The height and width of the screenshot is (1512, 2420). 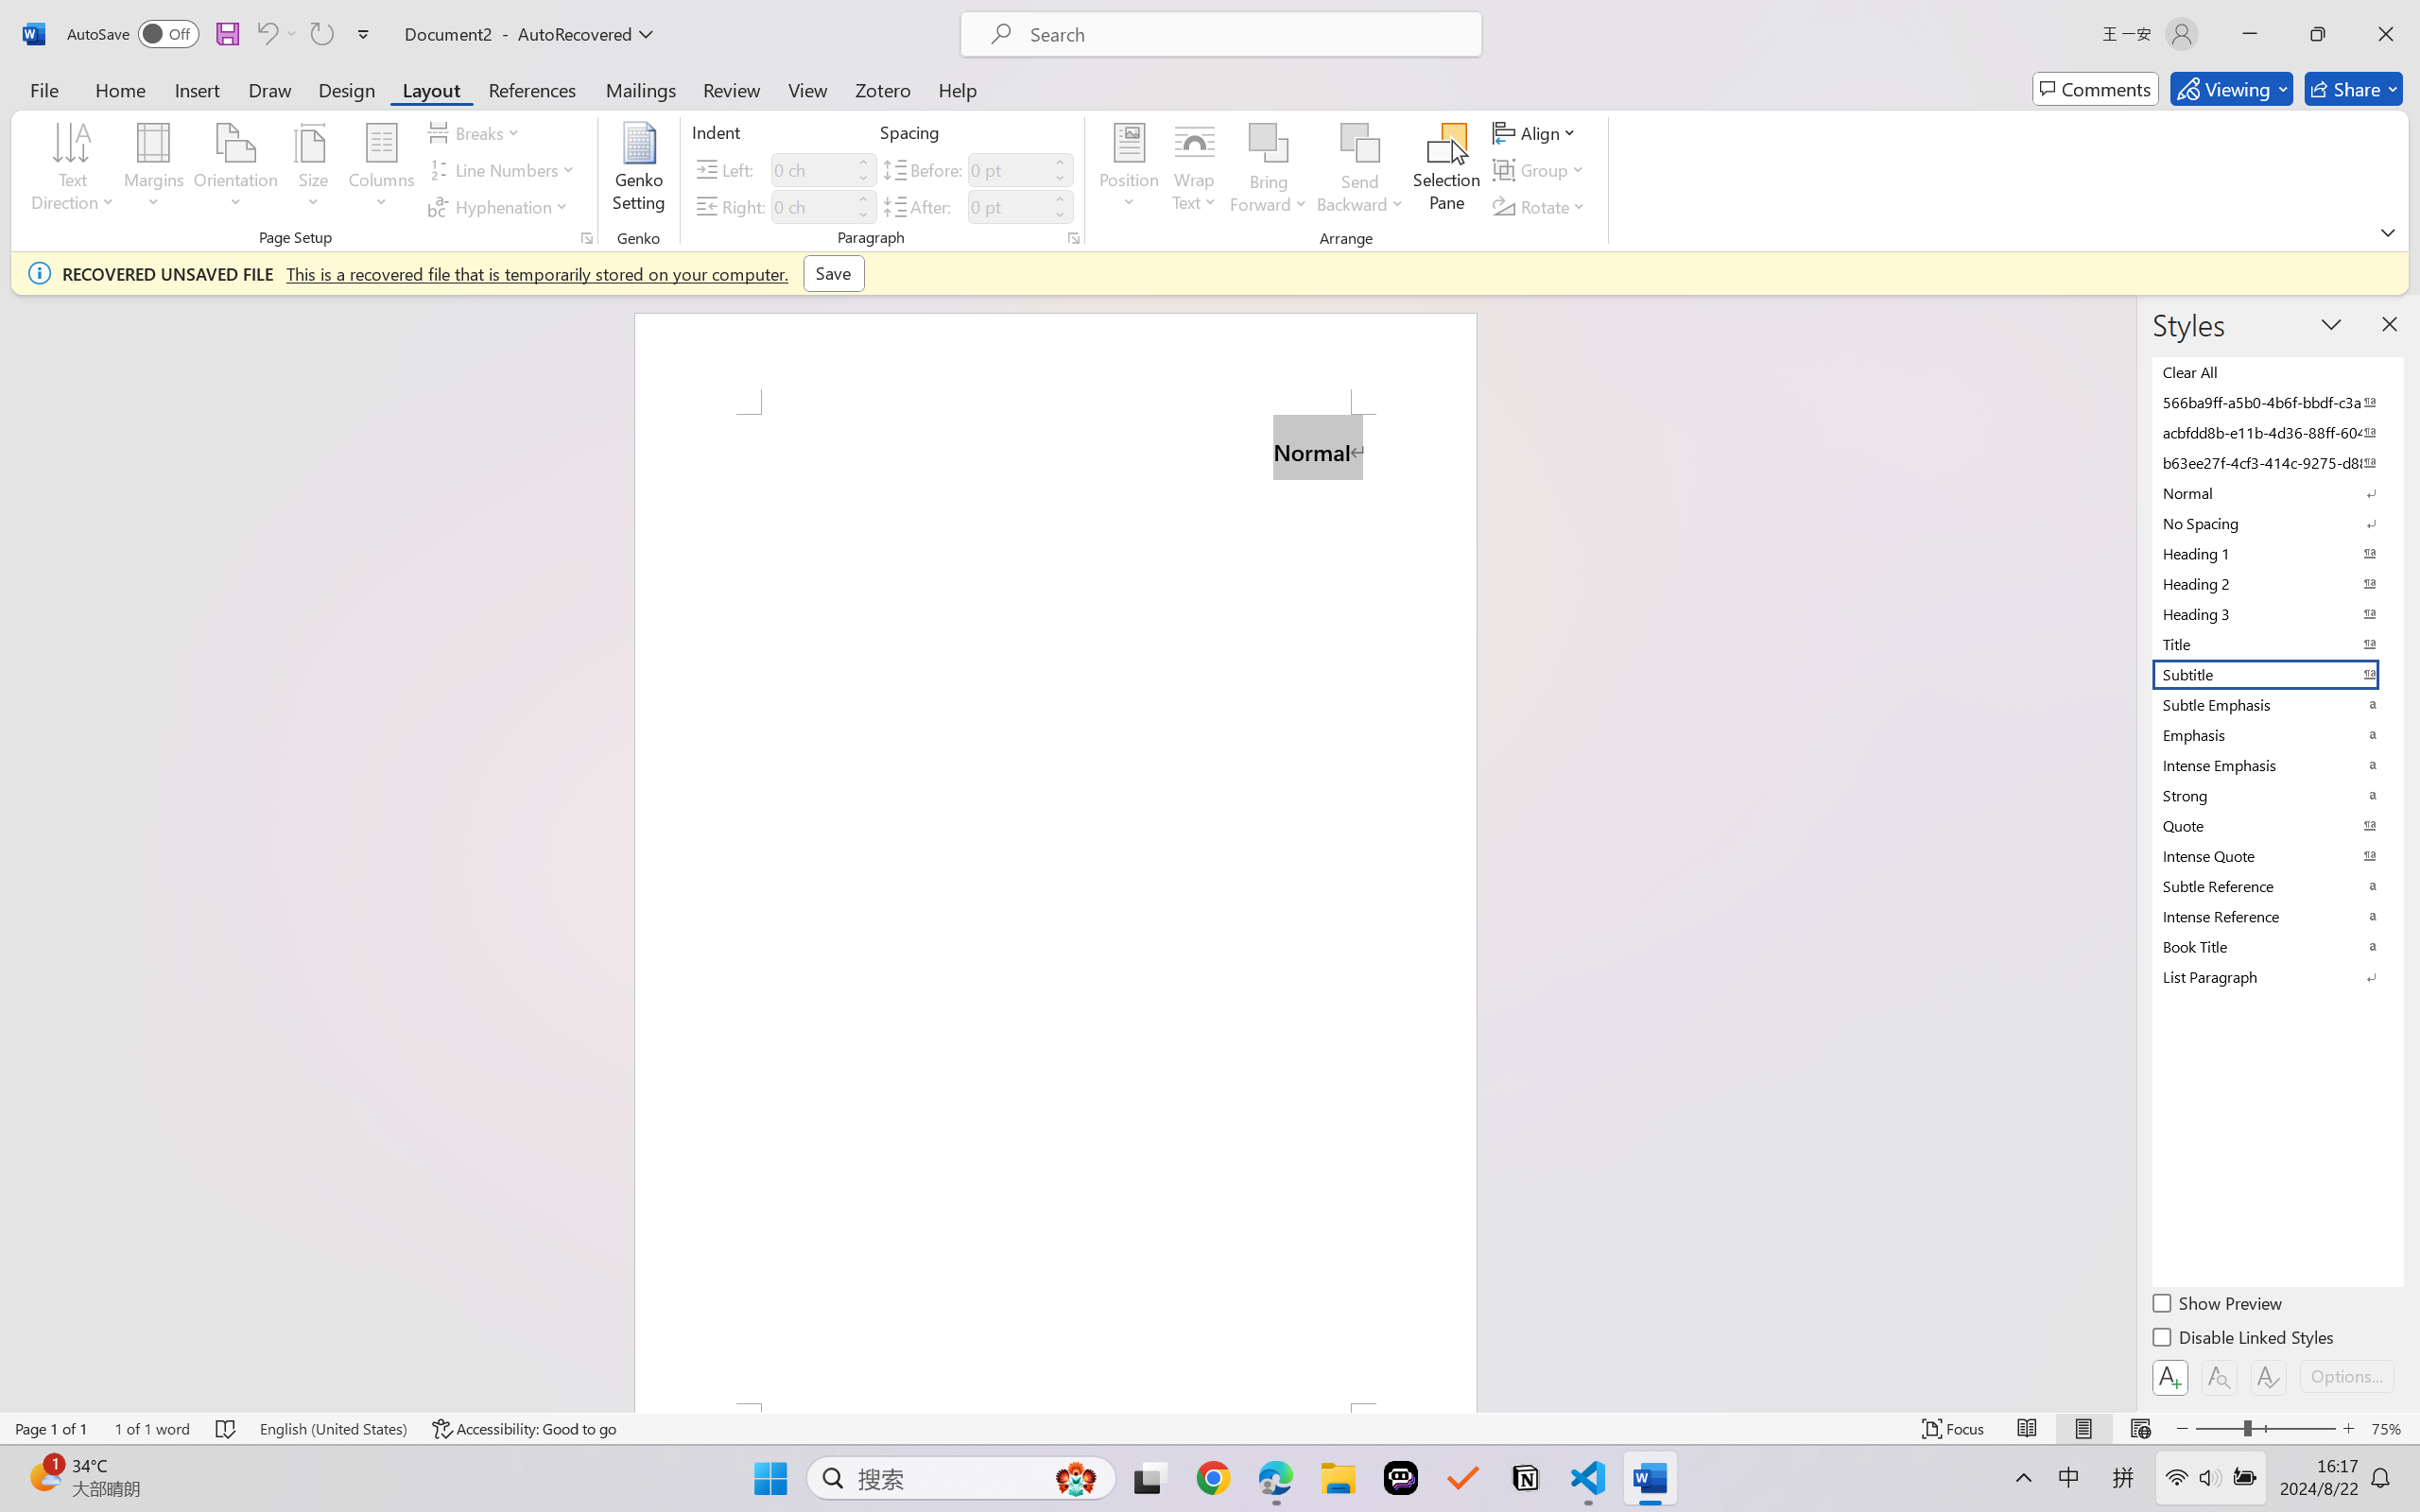 I want to click on 'Normal', so click(x=2275, y=491).